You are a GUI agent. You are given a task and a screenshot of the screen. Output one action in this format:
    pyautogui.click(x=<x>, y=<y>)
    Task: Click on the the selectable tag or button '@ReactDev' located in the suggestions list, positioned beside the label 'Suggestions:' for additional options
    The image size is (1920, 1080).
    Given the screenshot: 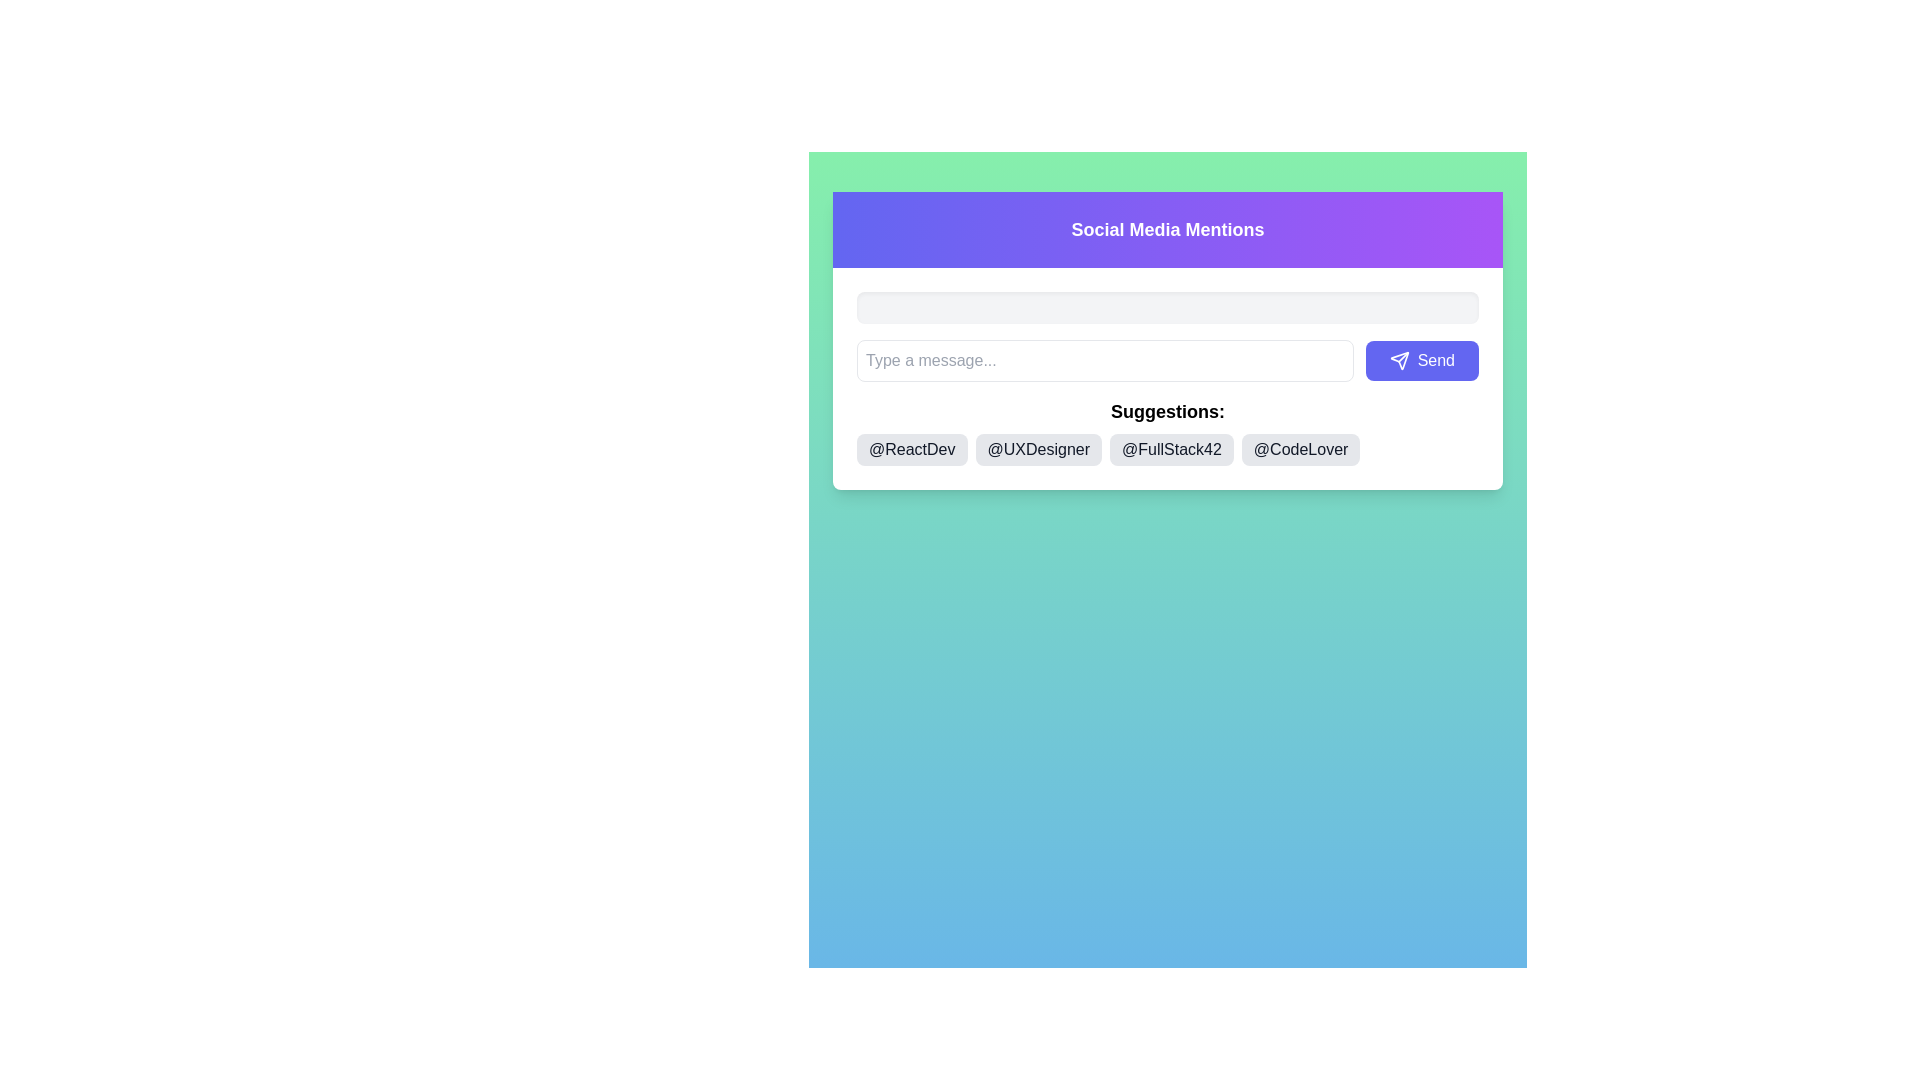 What is the action you would take?
    pyautogui.click(x=911, y=450)
    